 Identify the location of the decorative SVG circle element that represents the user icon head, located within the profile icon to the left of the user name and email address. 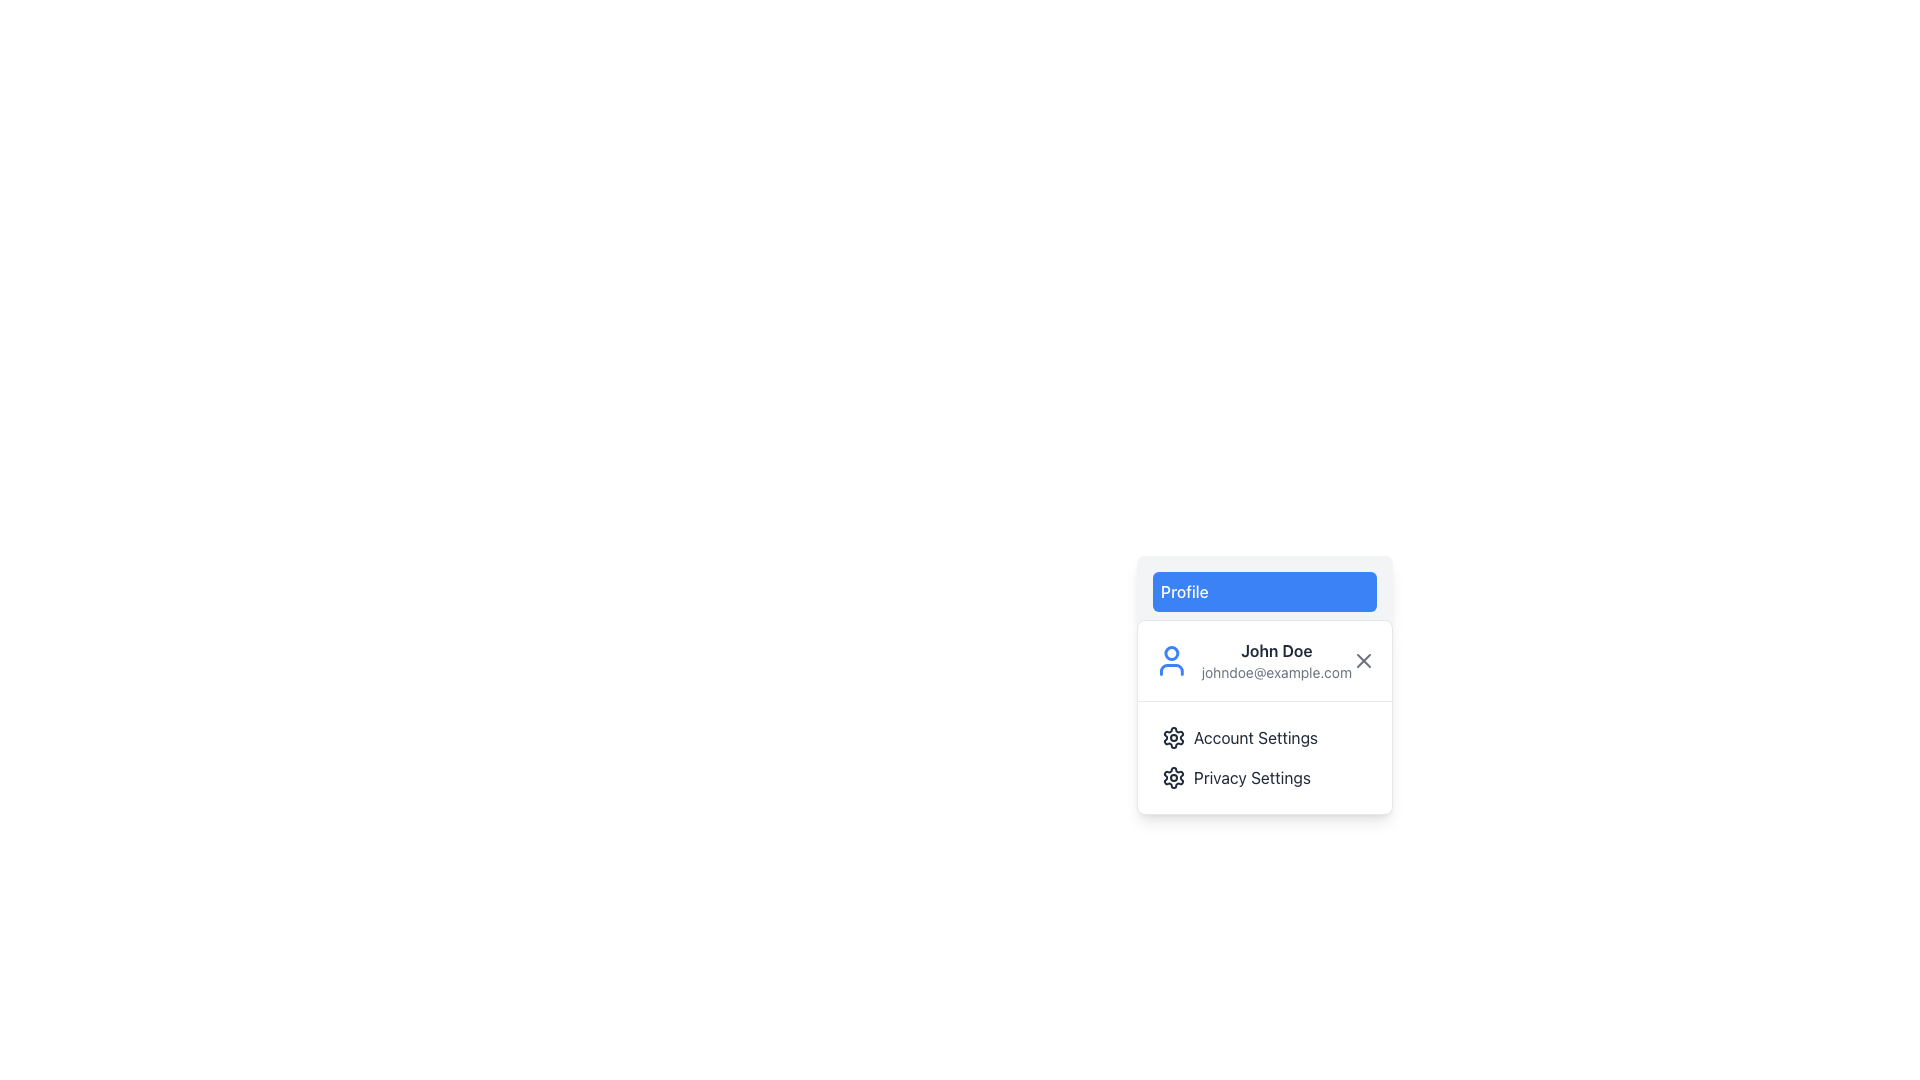
(1171, 653).